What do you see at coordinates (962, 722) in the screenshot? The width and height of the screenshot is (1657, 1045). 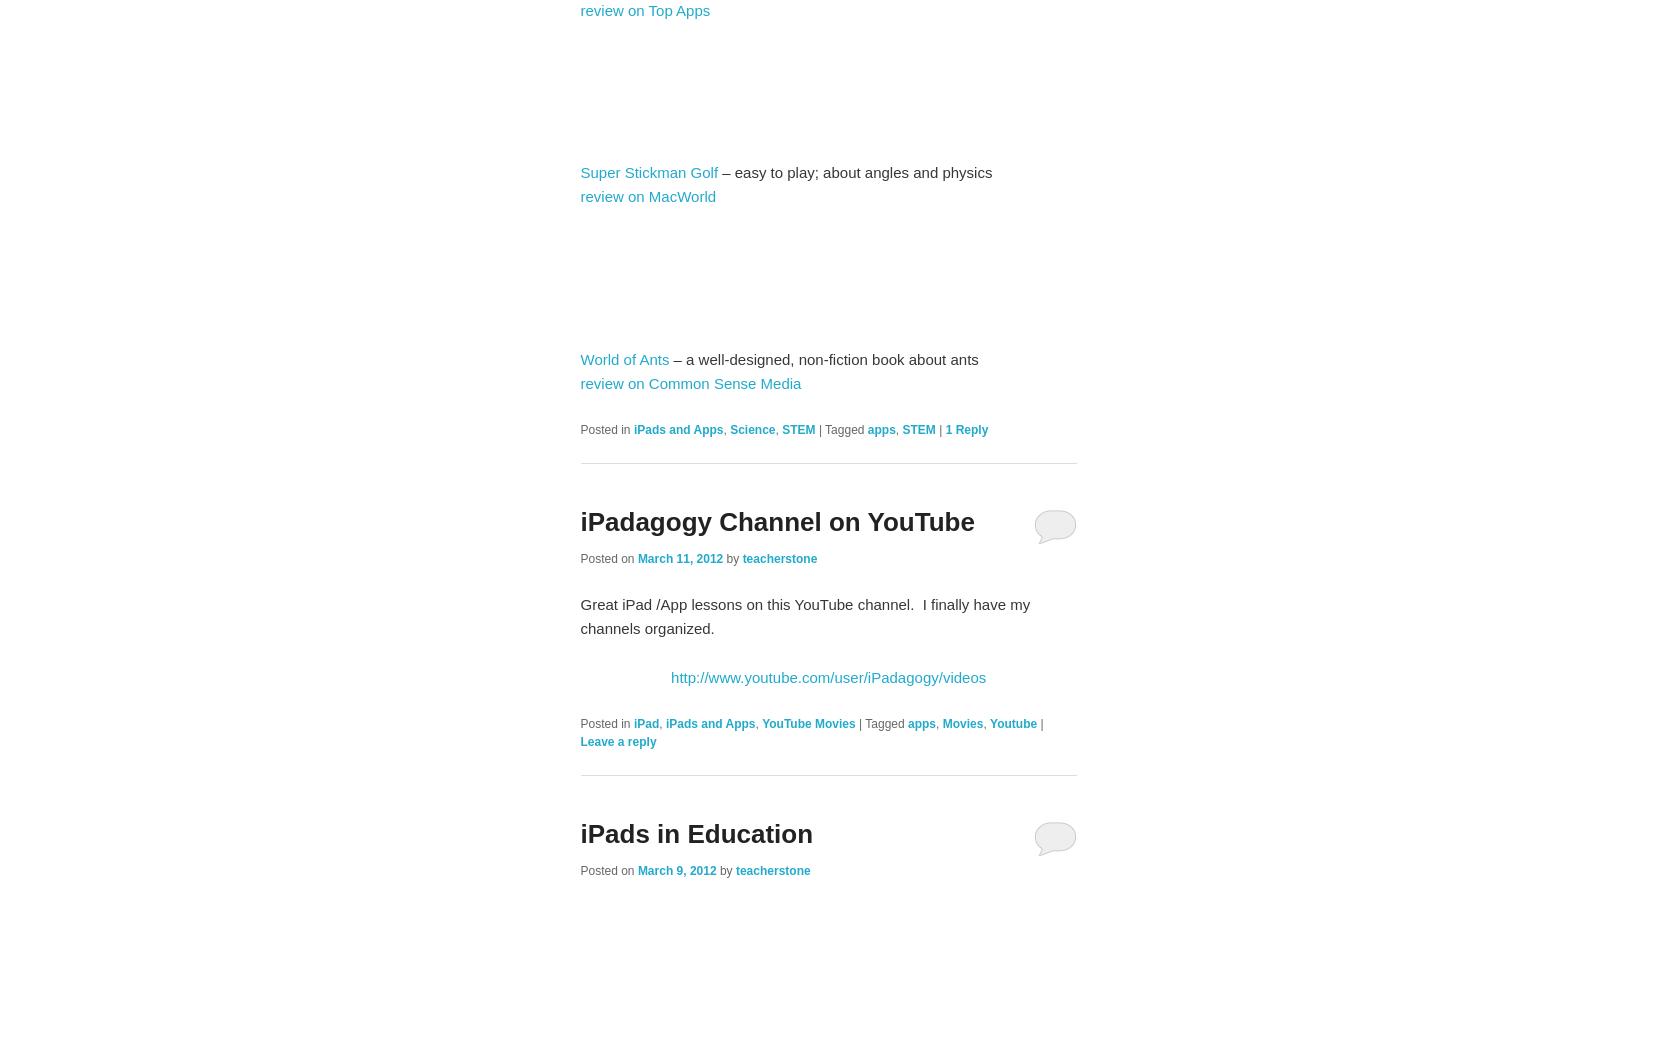 I see `'Movies'` at bounding box center [962, 722].